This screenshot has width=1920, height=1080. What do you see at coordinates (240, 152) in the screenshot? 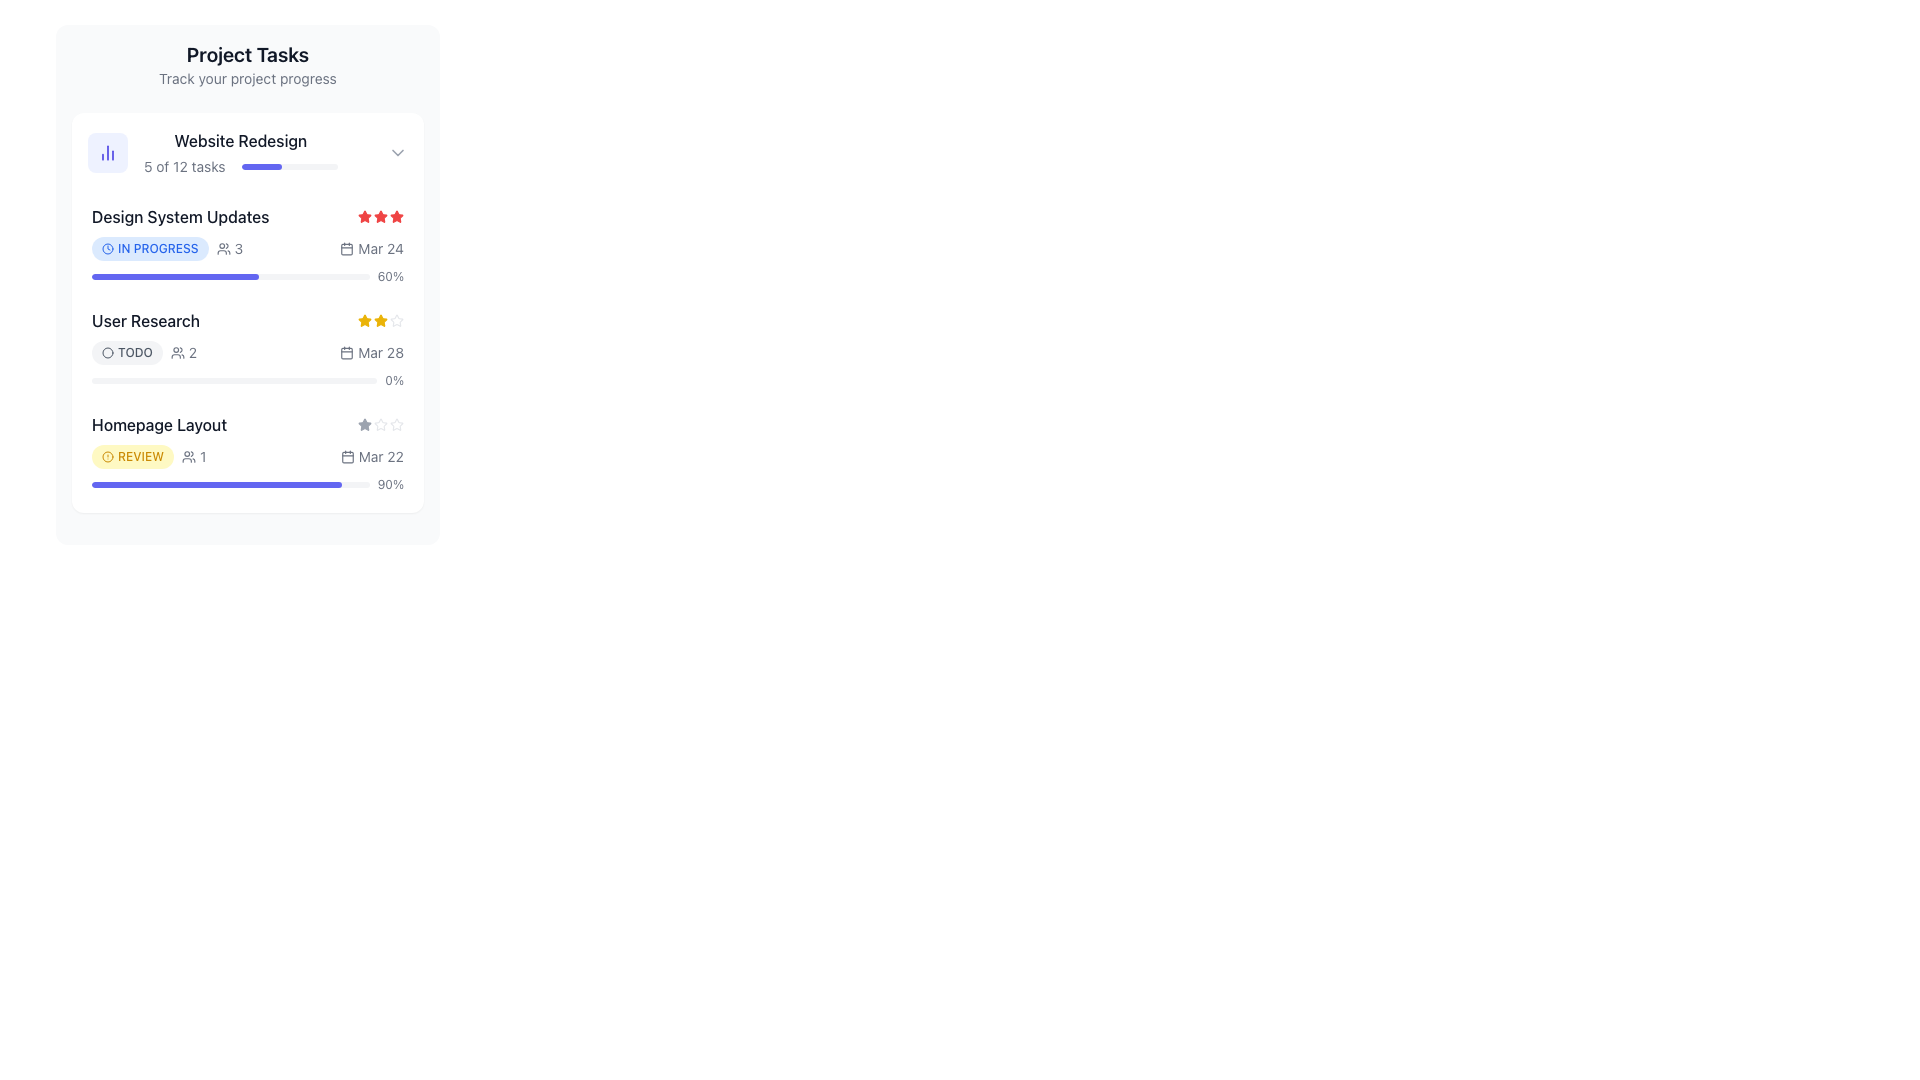
I see `the Compound UI component displaying the heading 'Website Redesign', the description '5 of 12 tasks.', and the progress bar` at bounding box center [240, 152].